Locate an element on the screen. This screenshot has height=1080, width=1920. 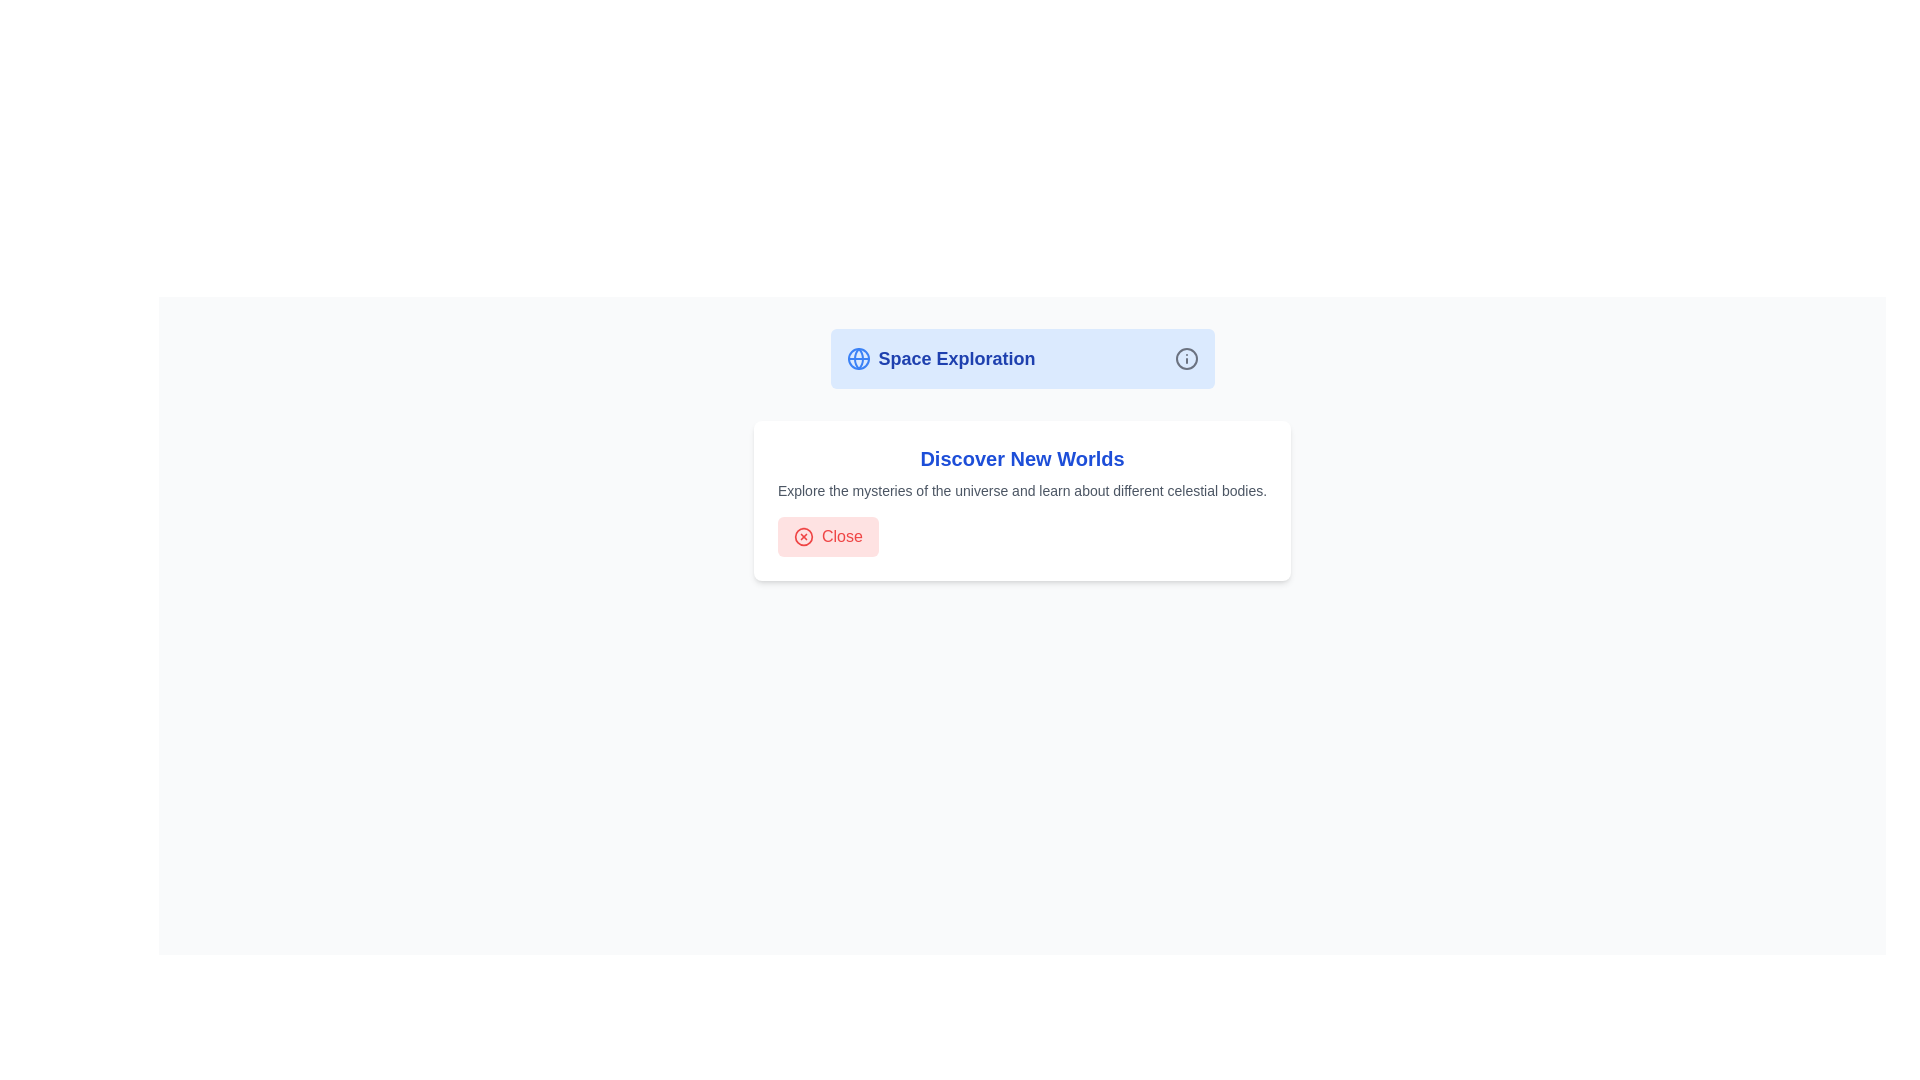
the decorative Circle SVG element that represents the globe icon, located to the left of the 'Space Exploration' text is located at coordinates (858, 357).